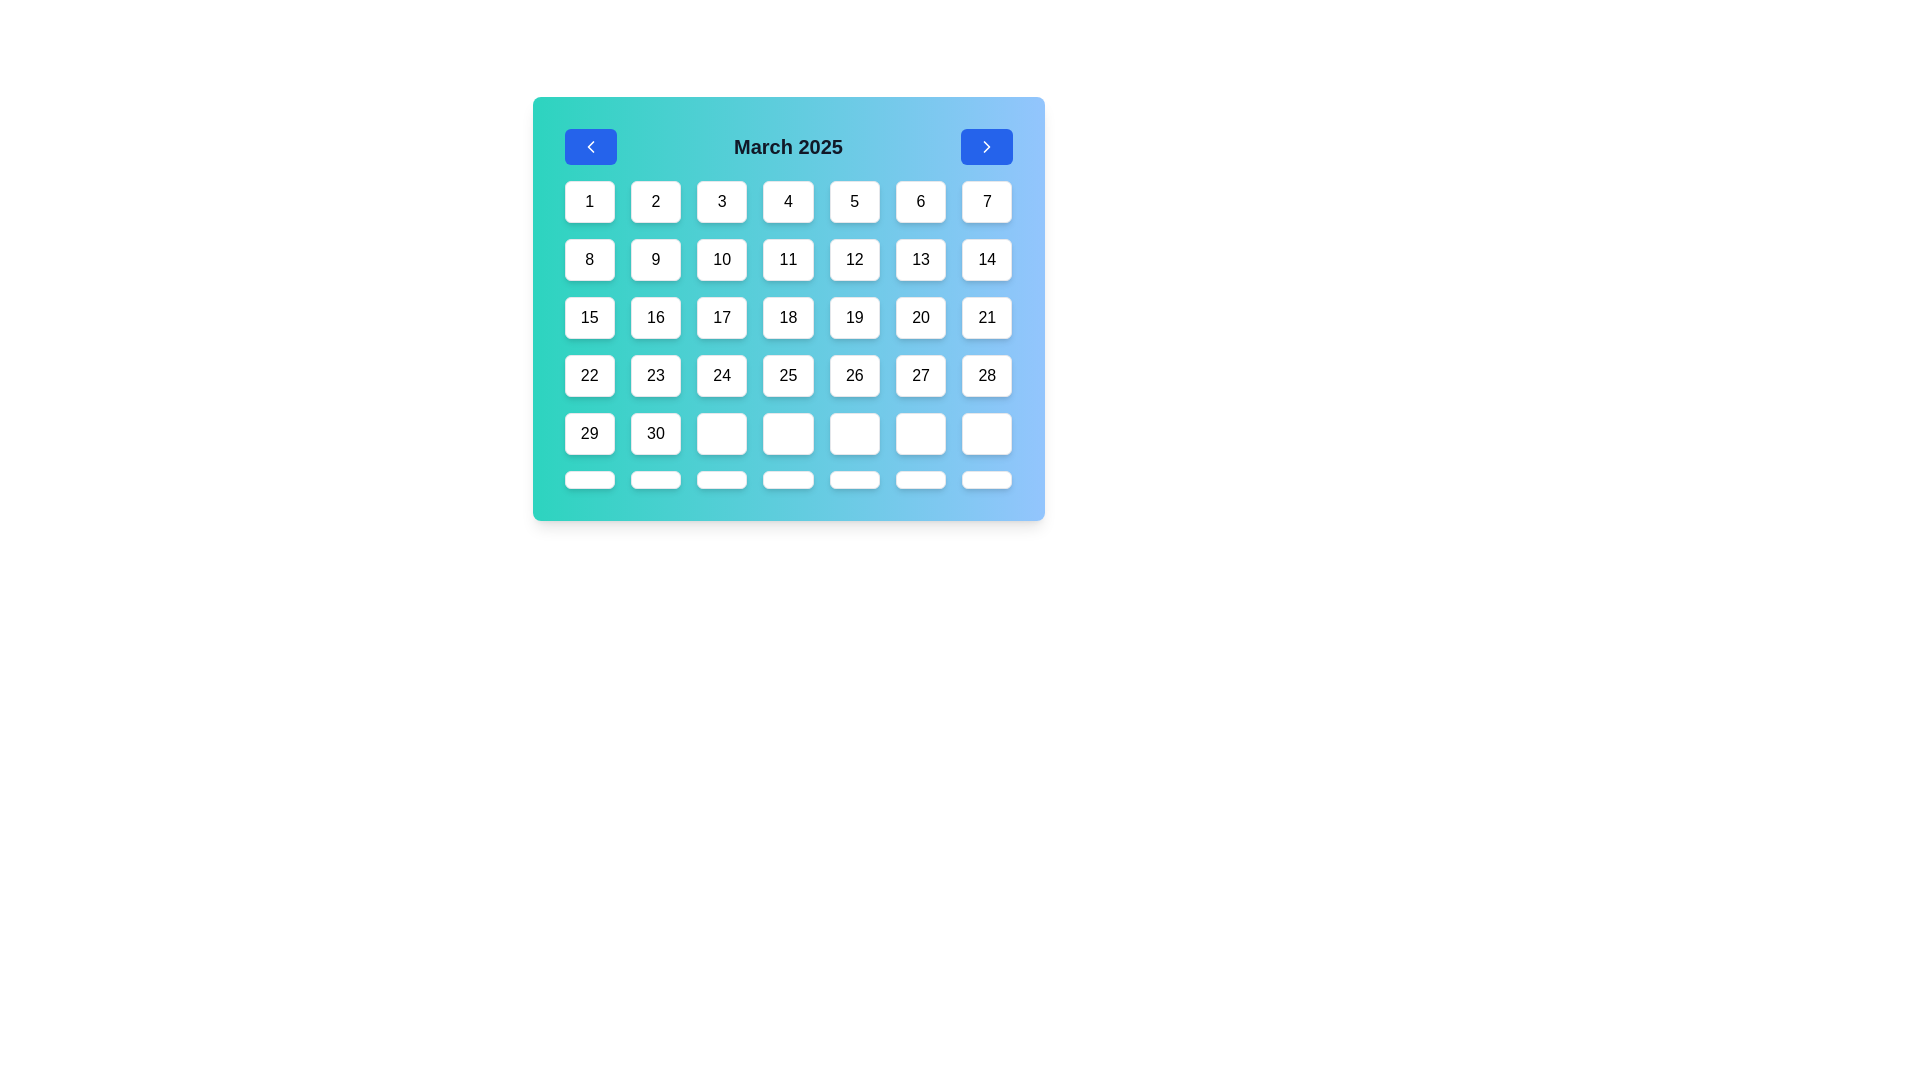  I want to click on the inactive button located in the last column of the last row of the grid layout, which has no visible label or interaction cues, so click(987, 479).